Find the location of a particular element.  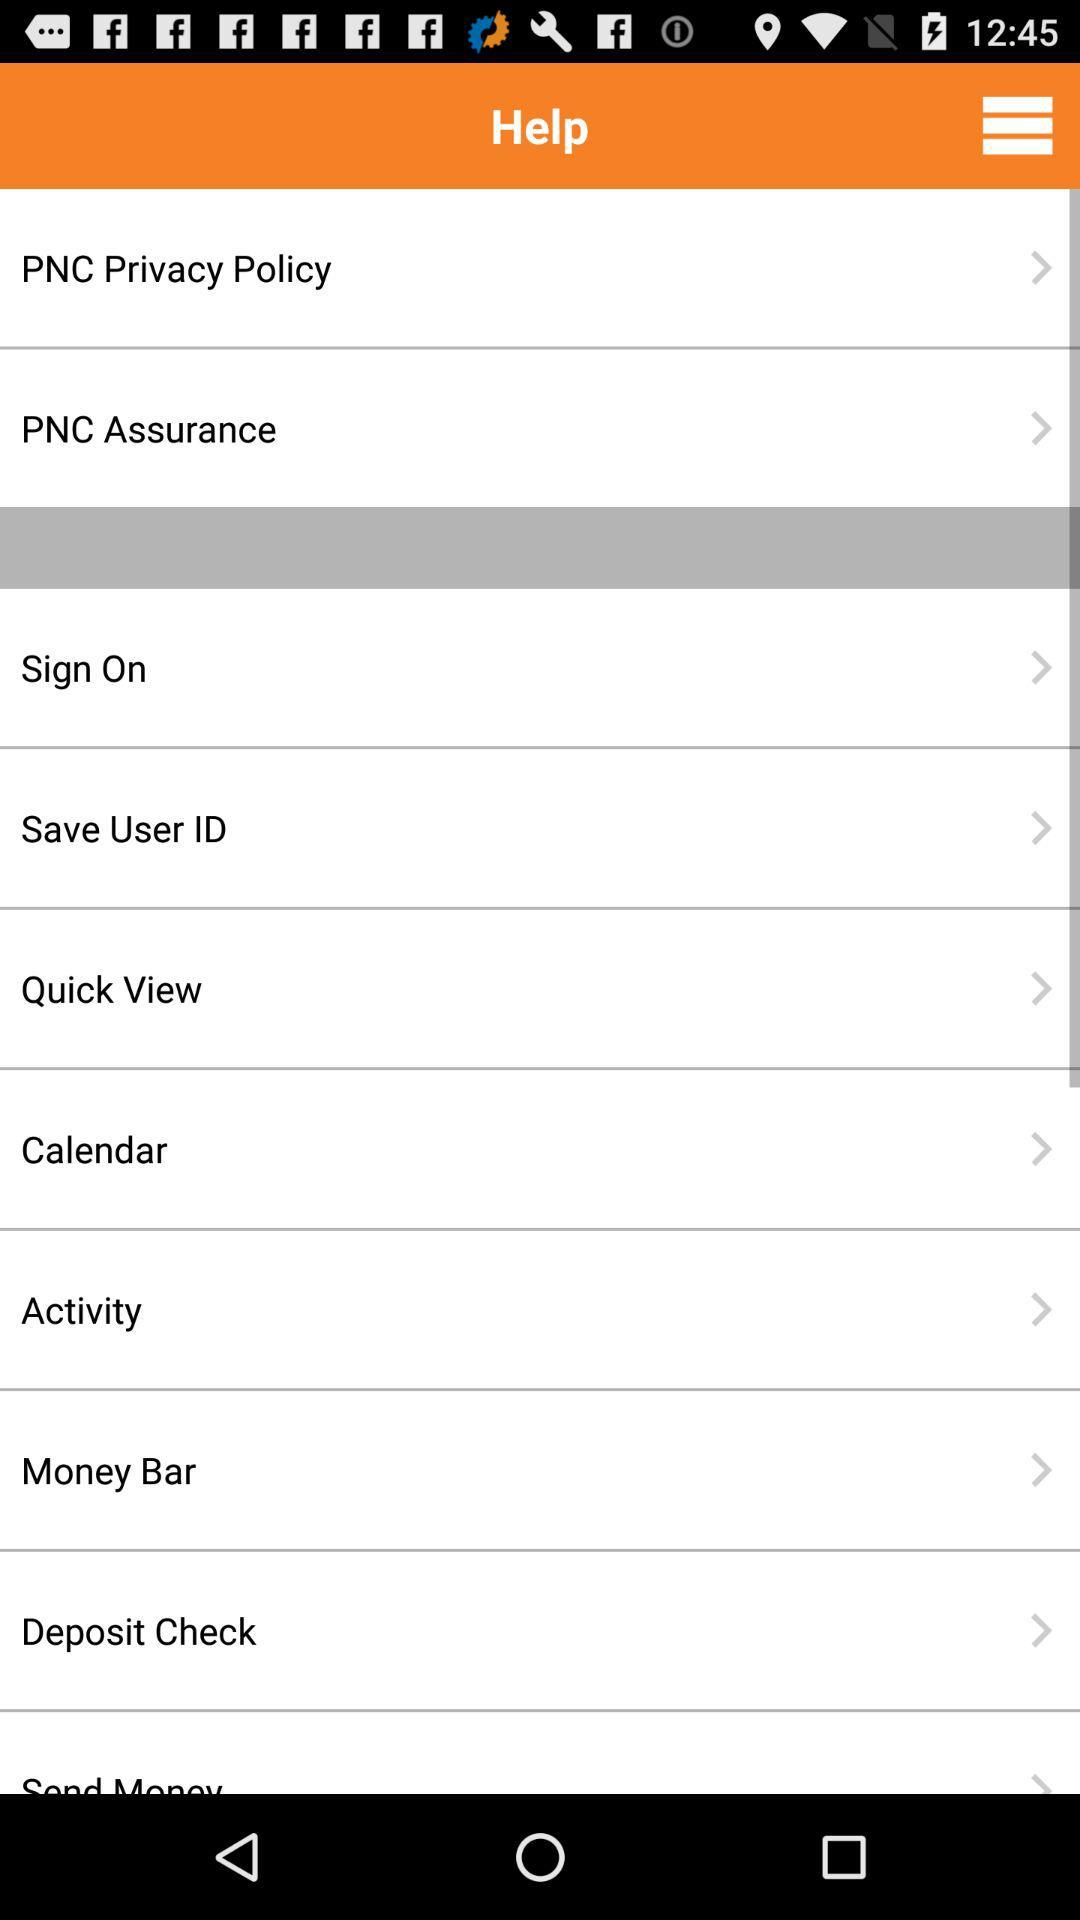

the item to the right of sign on item is located at coordinates (1040, 667).